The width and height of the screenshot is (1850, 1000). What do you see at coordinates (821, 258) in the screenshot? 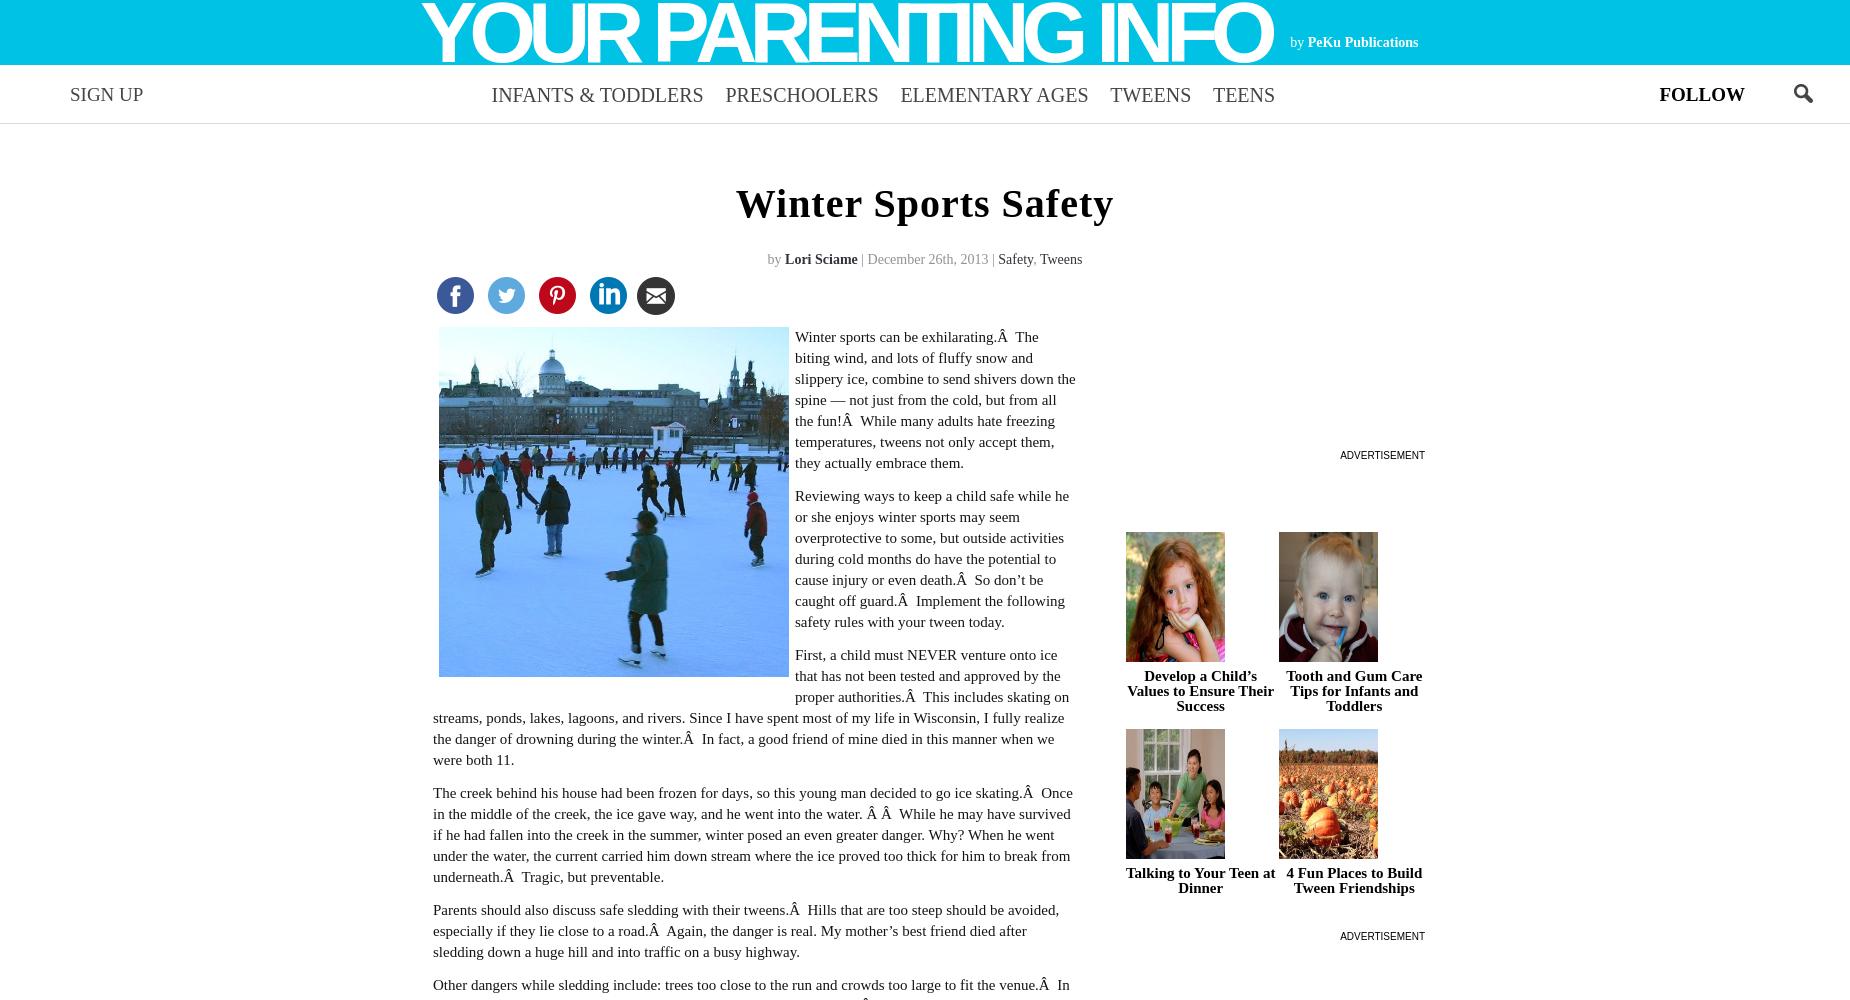
I see `'Lori Sciame'` at bounding box center [821, 258].